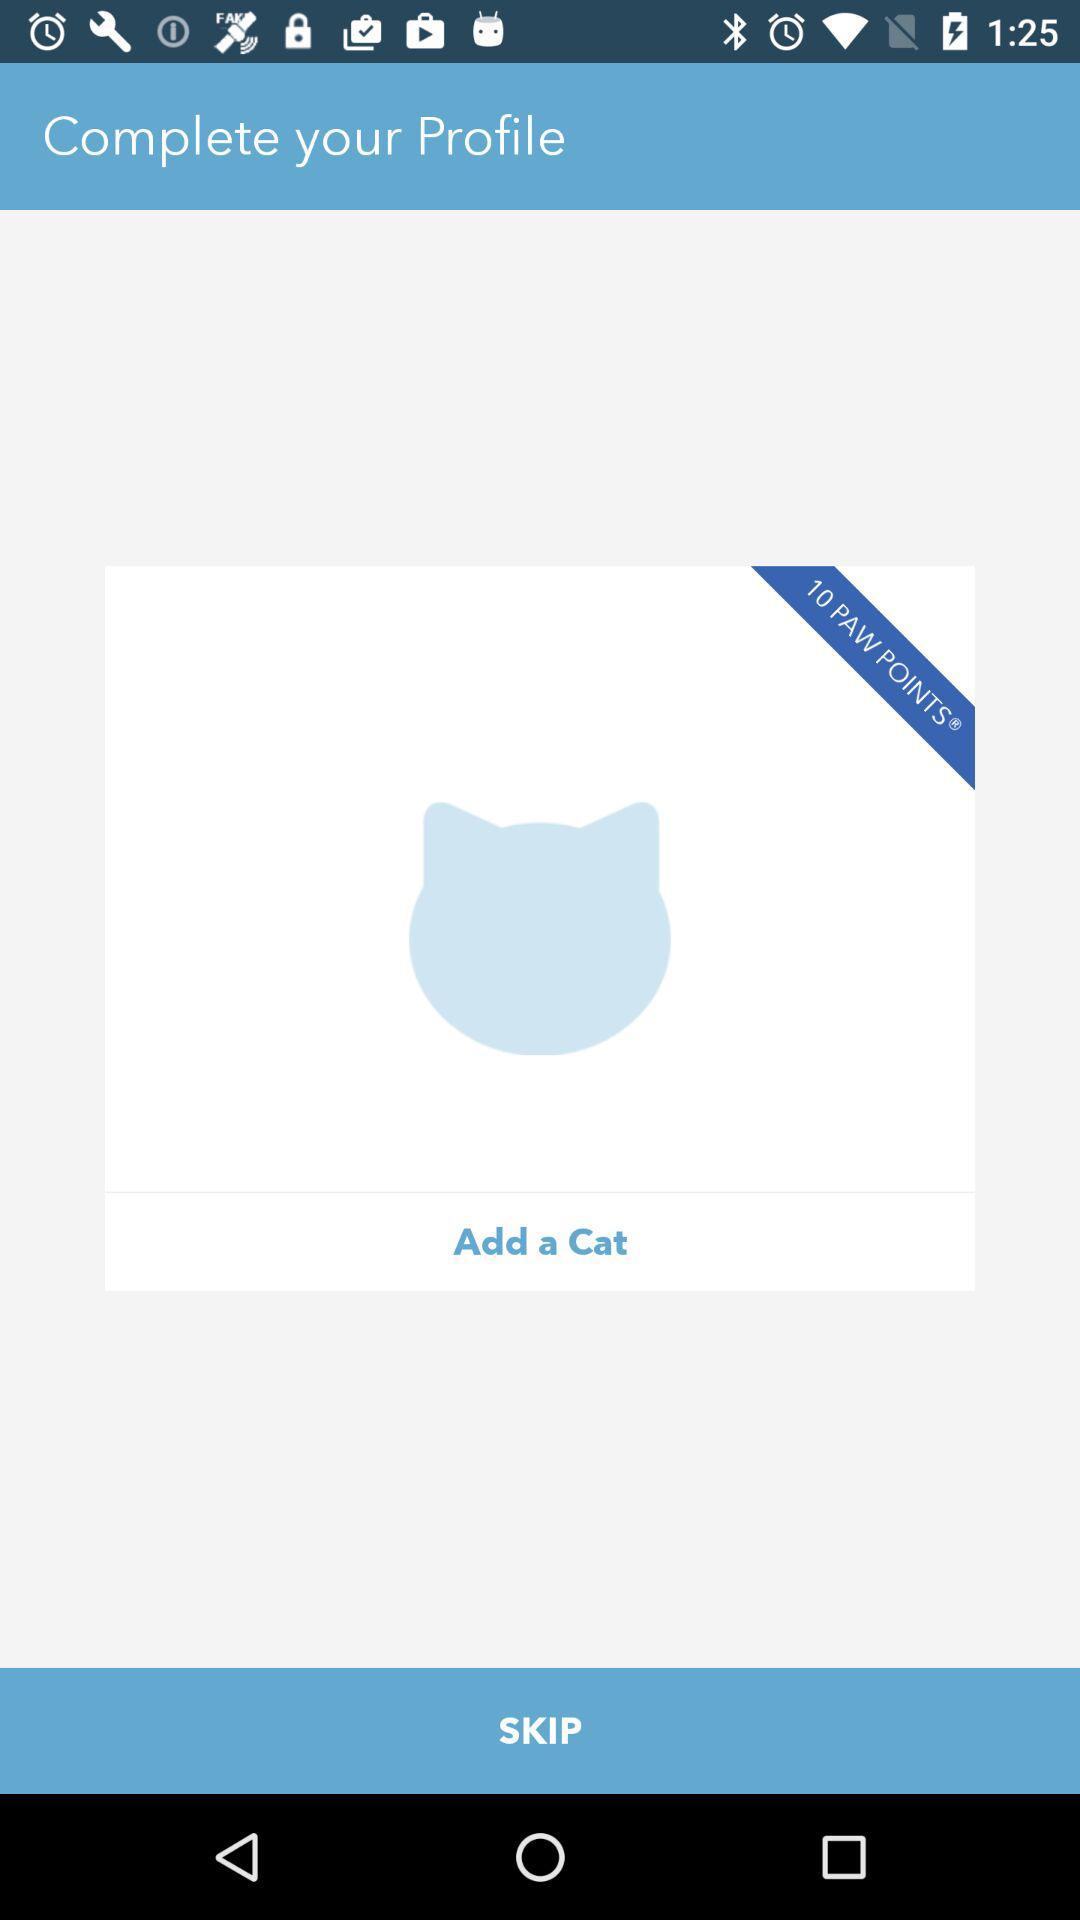 The image size is (1080, 1920). I want to click on skip icon, so click(540, 1730).